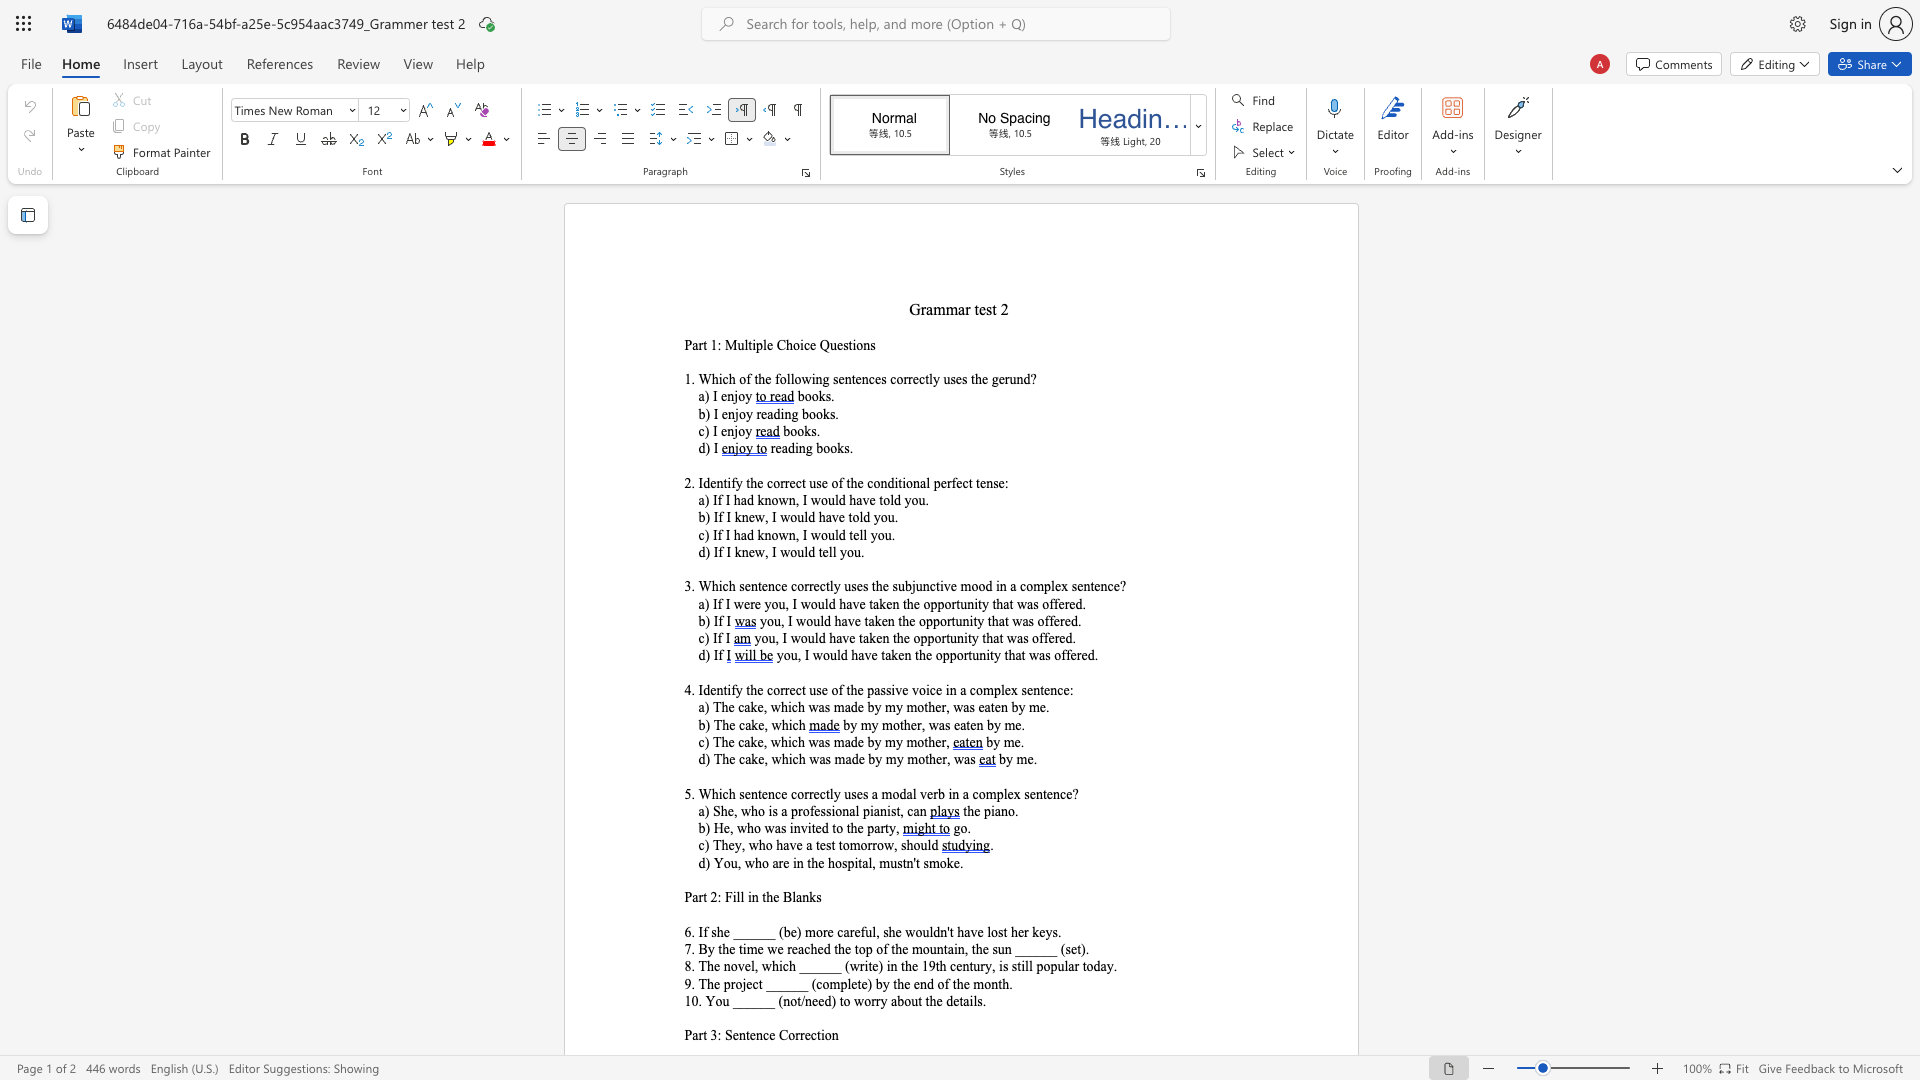 Image resolution: width=1920 pixels, height=1080 pixels. What do you see at coordinates (698, 759) in the screenshot?
I see `the subset text "d) The cake, which was made by my mo" within the text "d) The cake, which was made by my mother, was"` at bounding box center [698, 759].